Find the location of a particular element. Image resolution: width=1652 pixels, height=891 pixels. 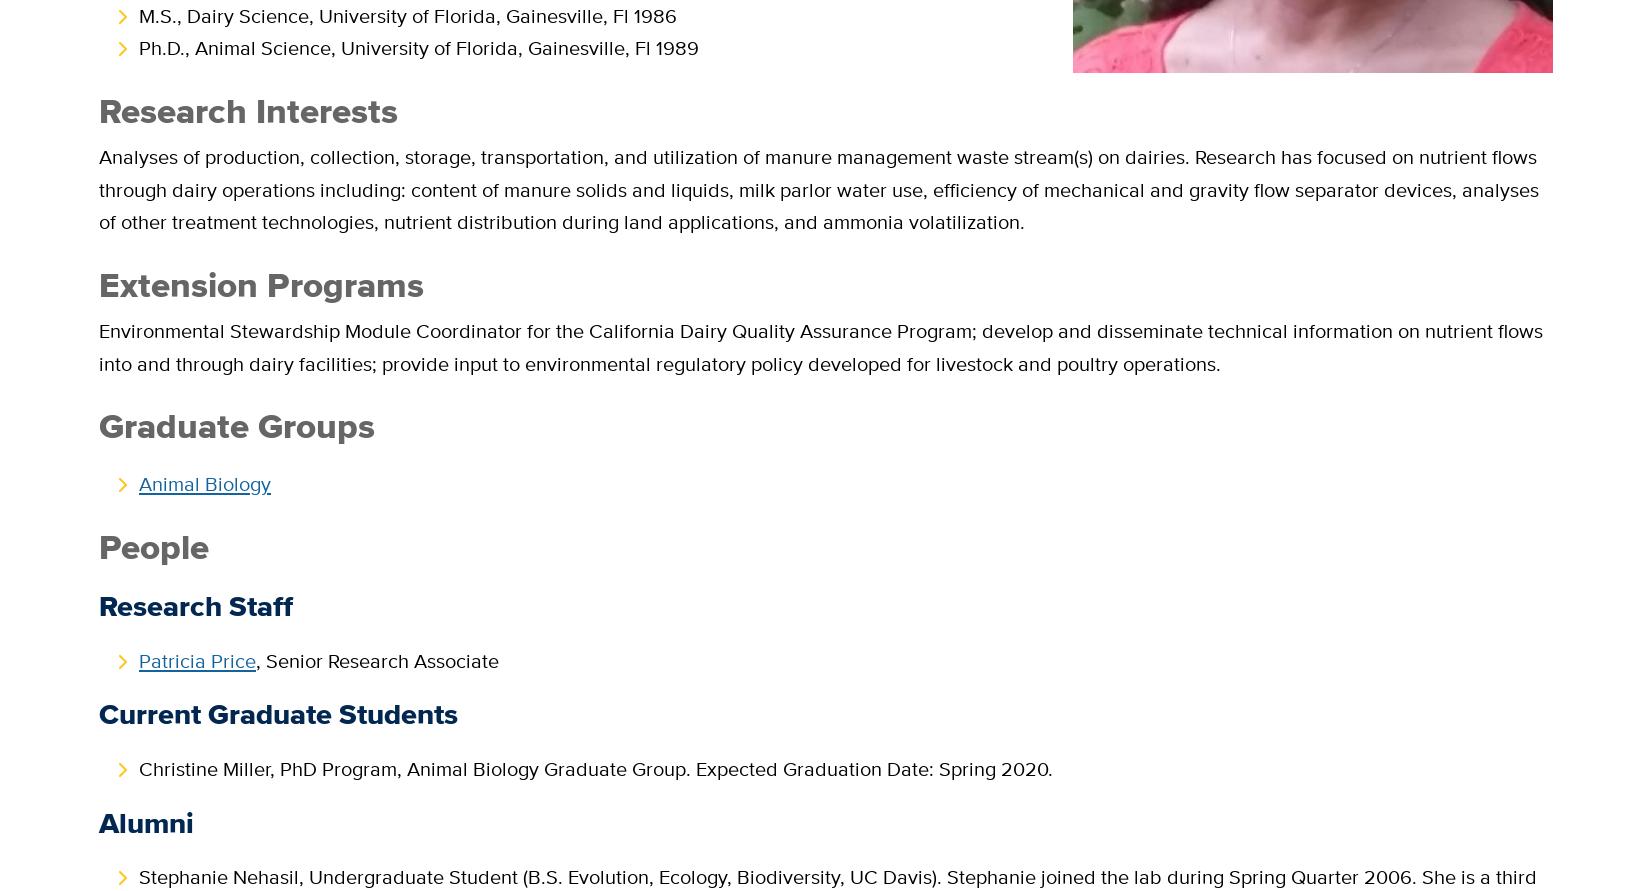

'Christine Miller, PhD Program, Animal Biology Graduate Group. Expected Graduation Date: Spring 2020.' is located at coordinates (596, 768).